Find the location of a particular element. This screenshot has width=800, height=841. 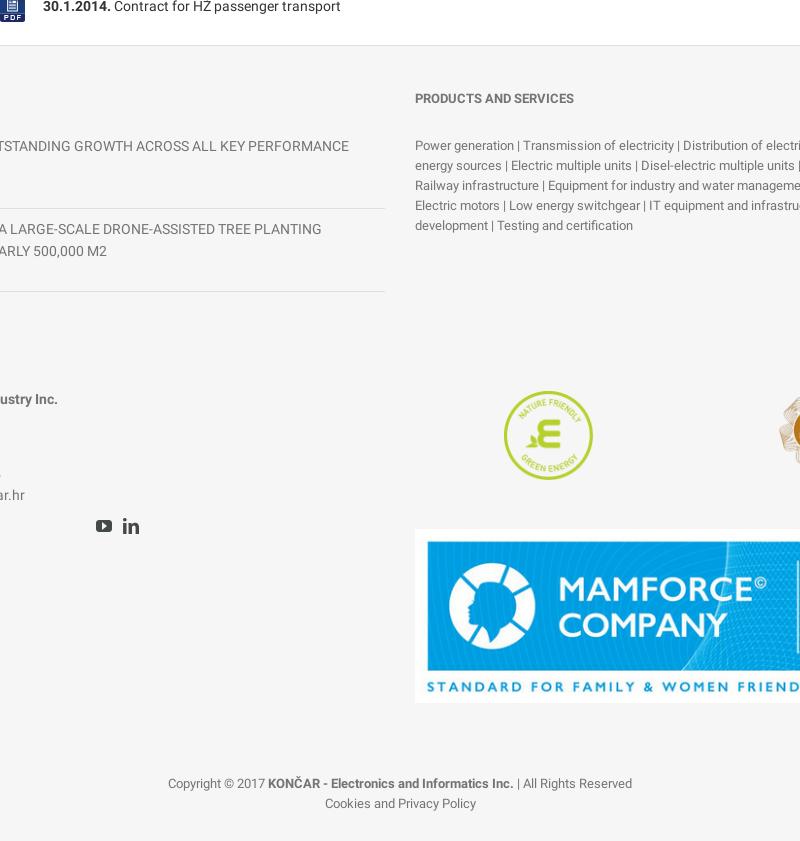

'| All Rights Reserved' is located at coordinates (572, 782).